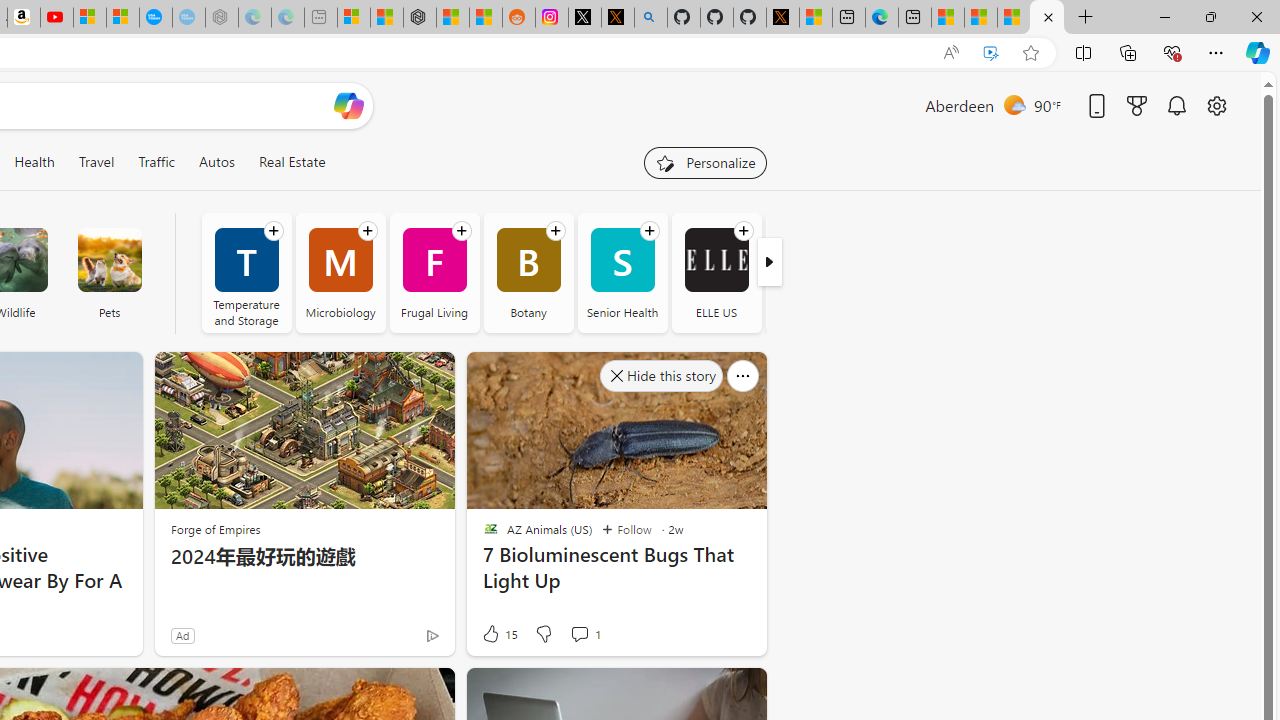  Describe the element at coordinates (34, 161) in the screenshot. I see `'Health'` at that location.